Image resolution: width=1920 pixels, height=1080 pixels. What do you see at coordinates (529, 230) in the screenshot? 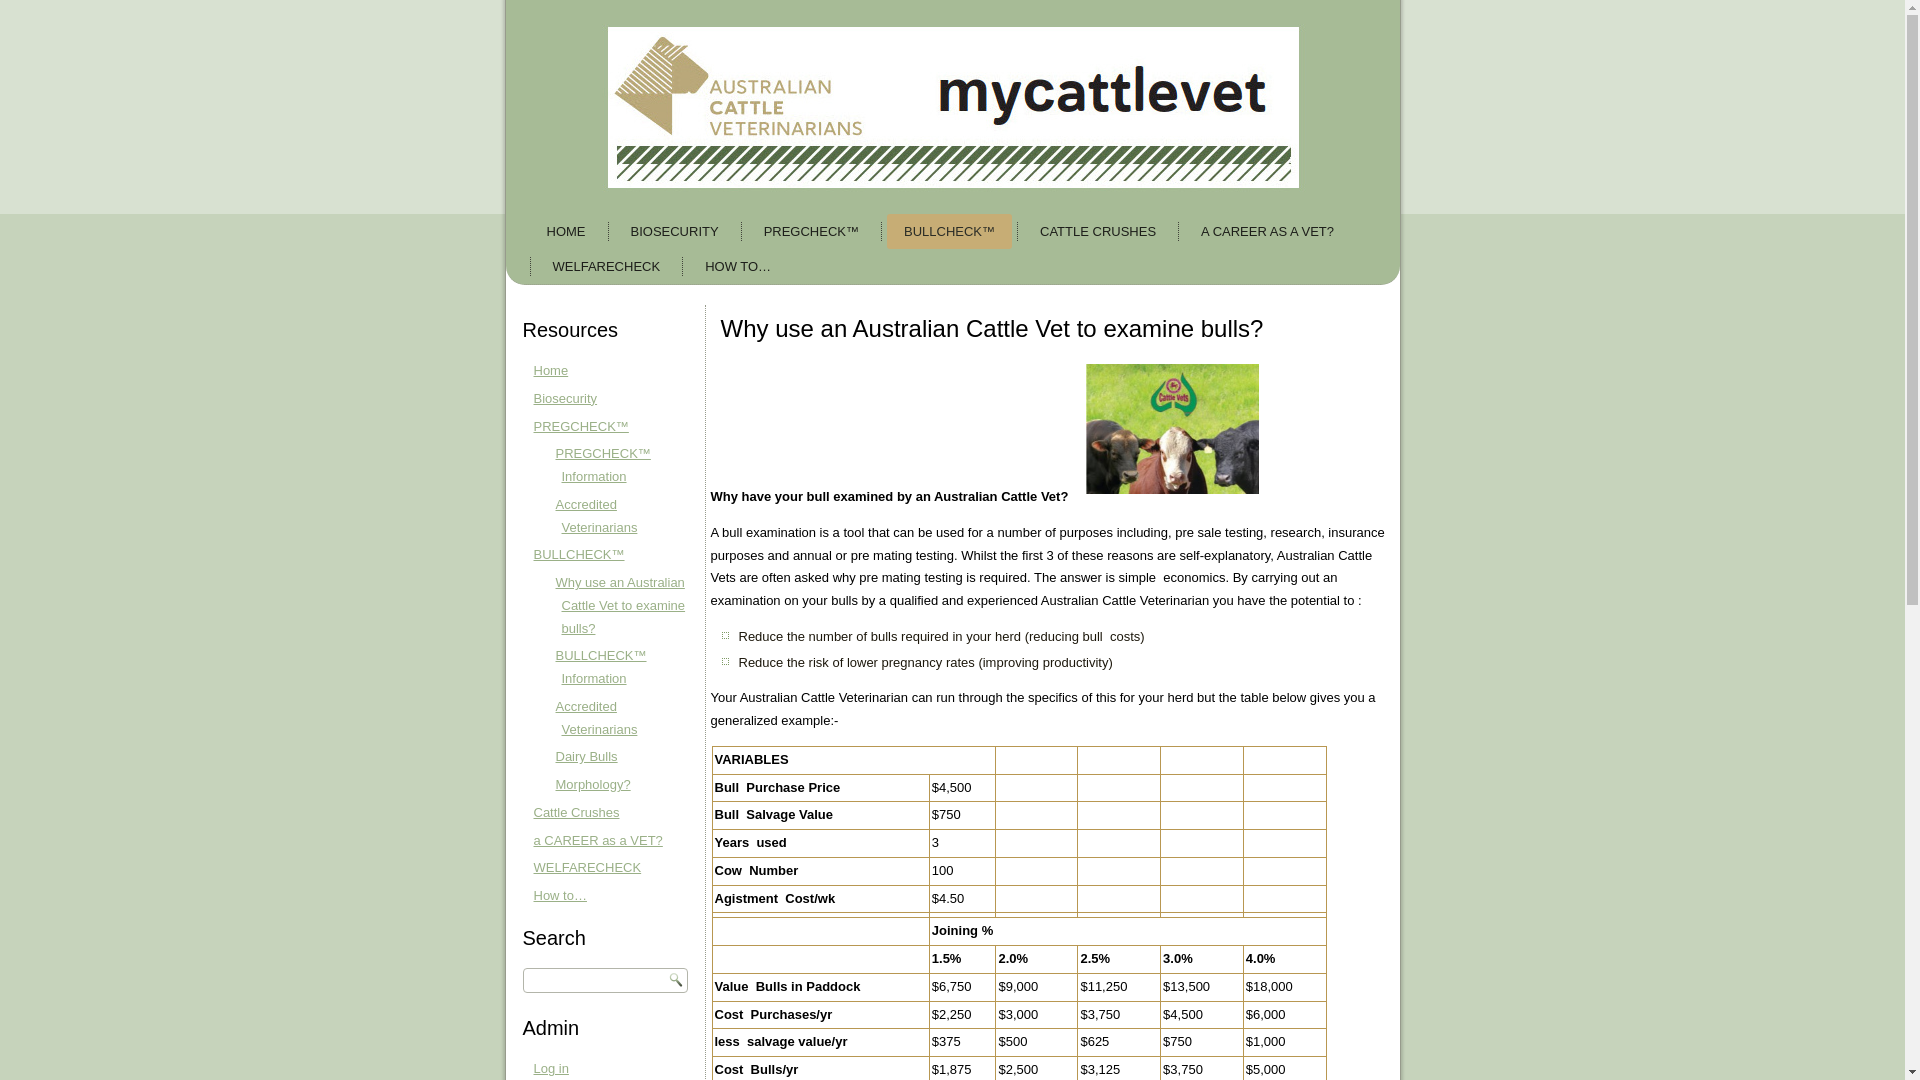
I see `'HOME'` at bounding box center [529, 230].